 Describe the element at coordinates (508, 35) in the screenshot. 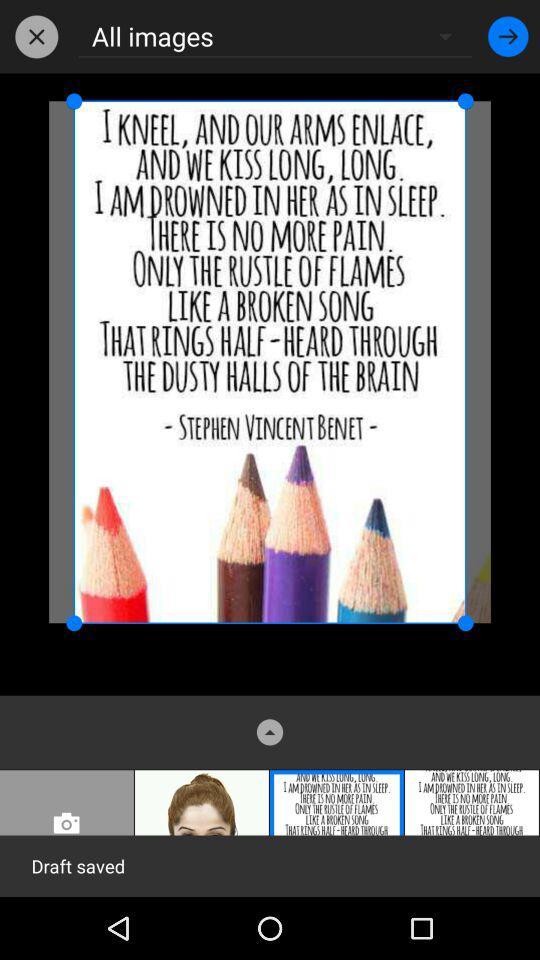

I see `the item to the right of all images item` at that location.